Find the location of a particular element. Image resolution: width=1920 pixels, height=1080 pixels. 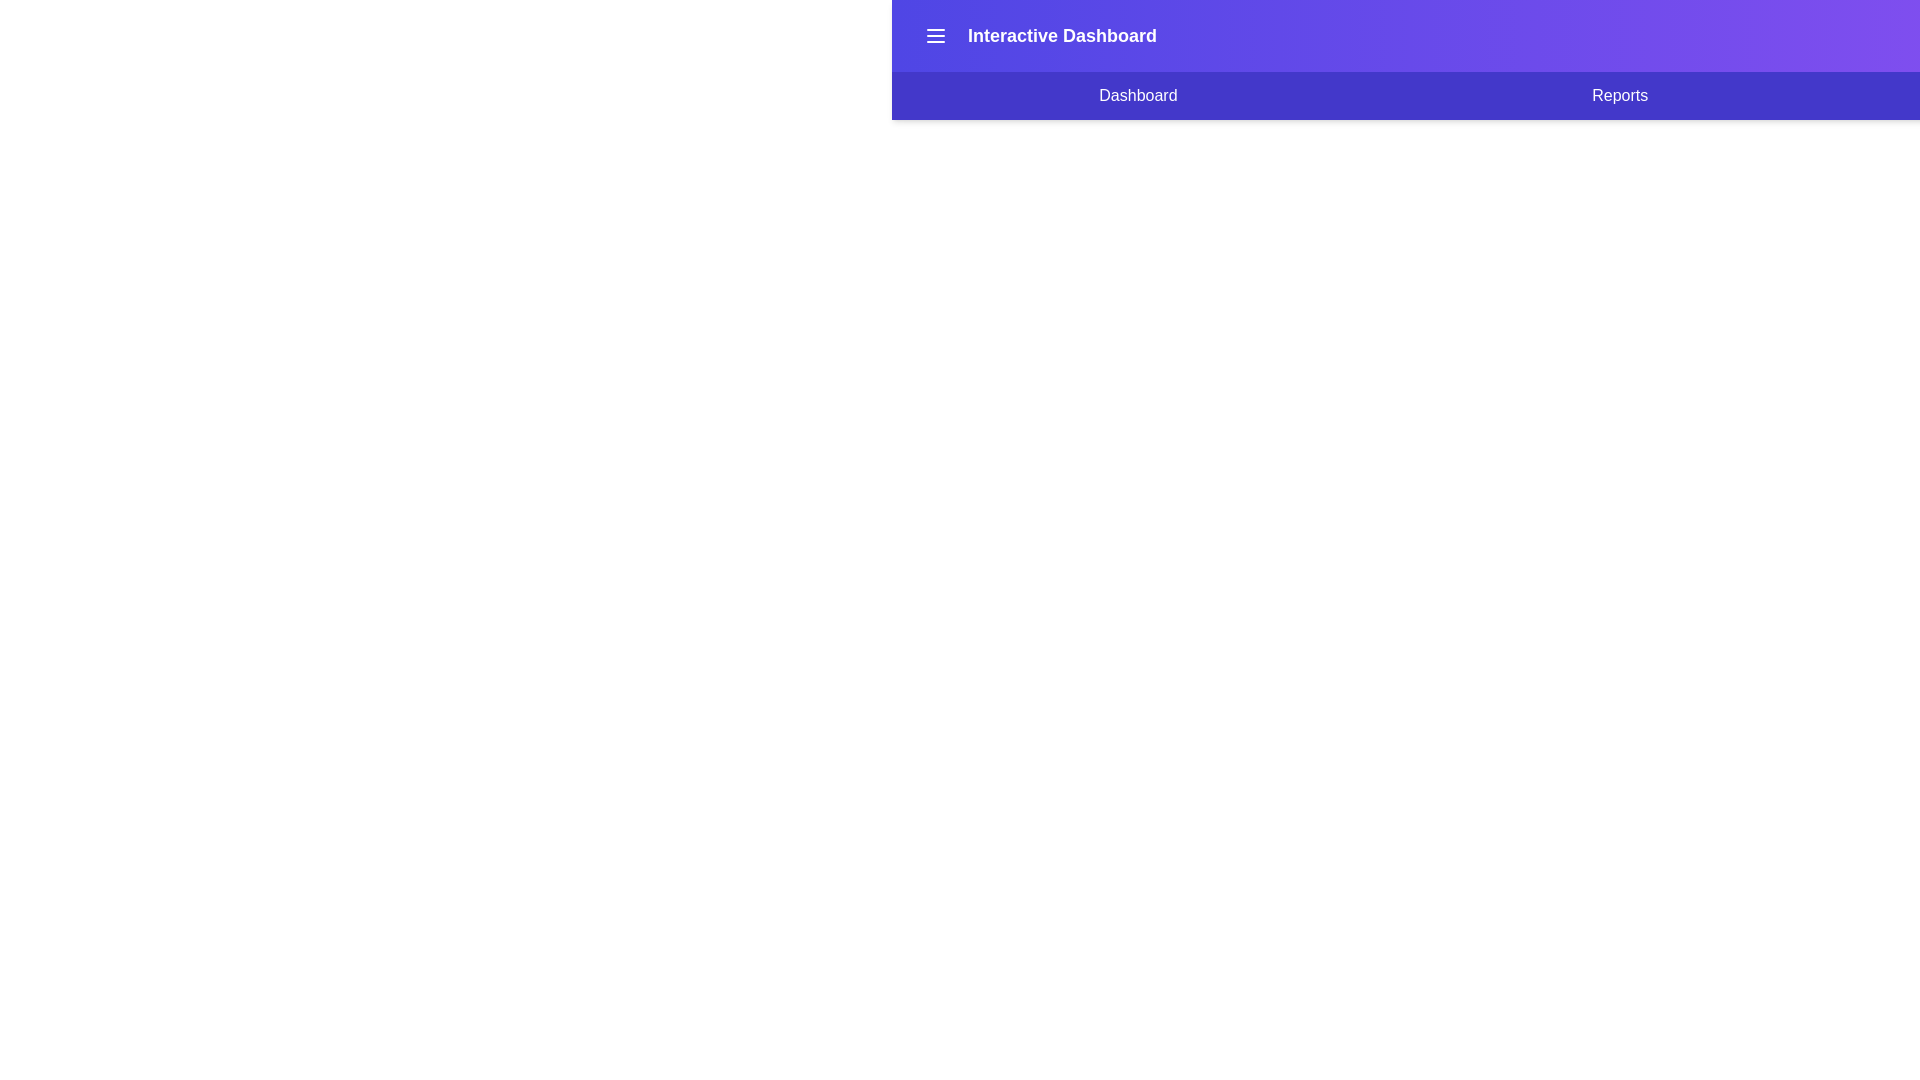

the 'Dashboard' text label in the navigation menu is located at coordinates (1138, 96).